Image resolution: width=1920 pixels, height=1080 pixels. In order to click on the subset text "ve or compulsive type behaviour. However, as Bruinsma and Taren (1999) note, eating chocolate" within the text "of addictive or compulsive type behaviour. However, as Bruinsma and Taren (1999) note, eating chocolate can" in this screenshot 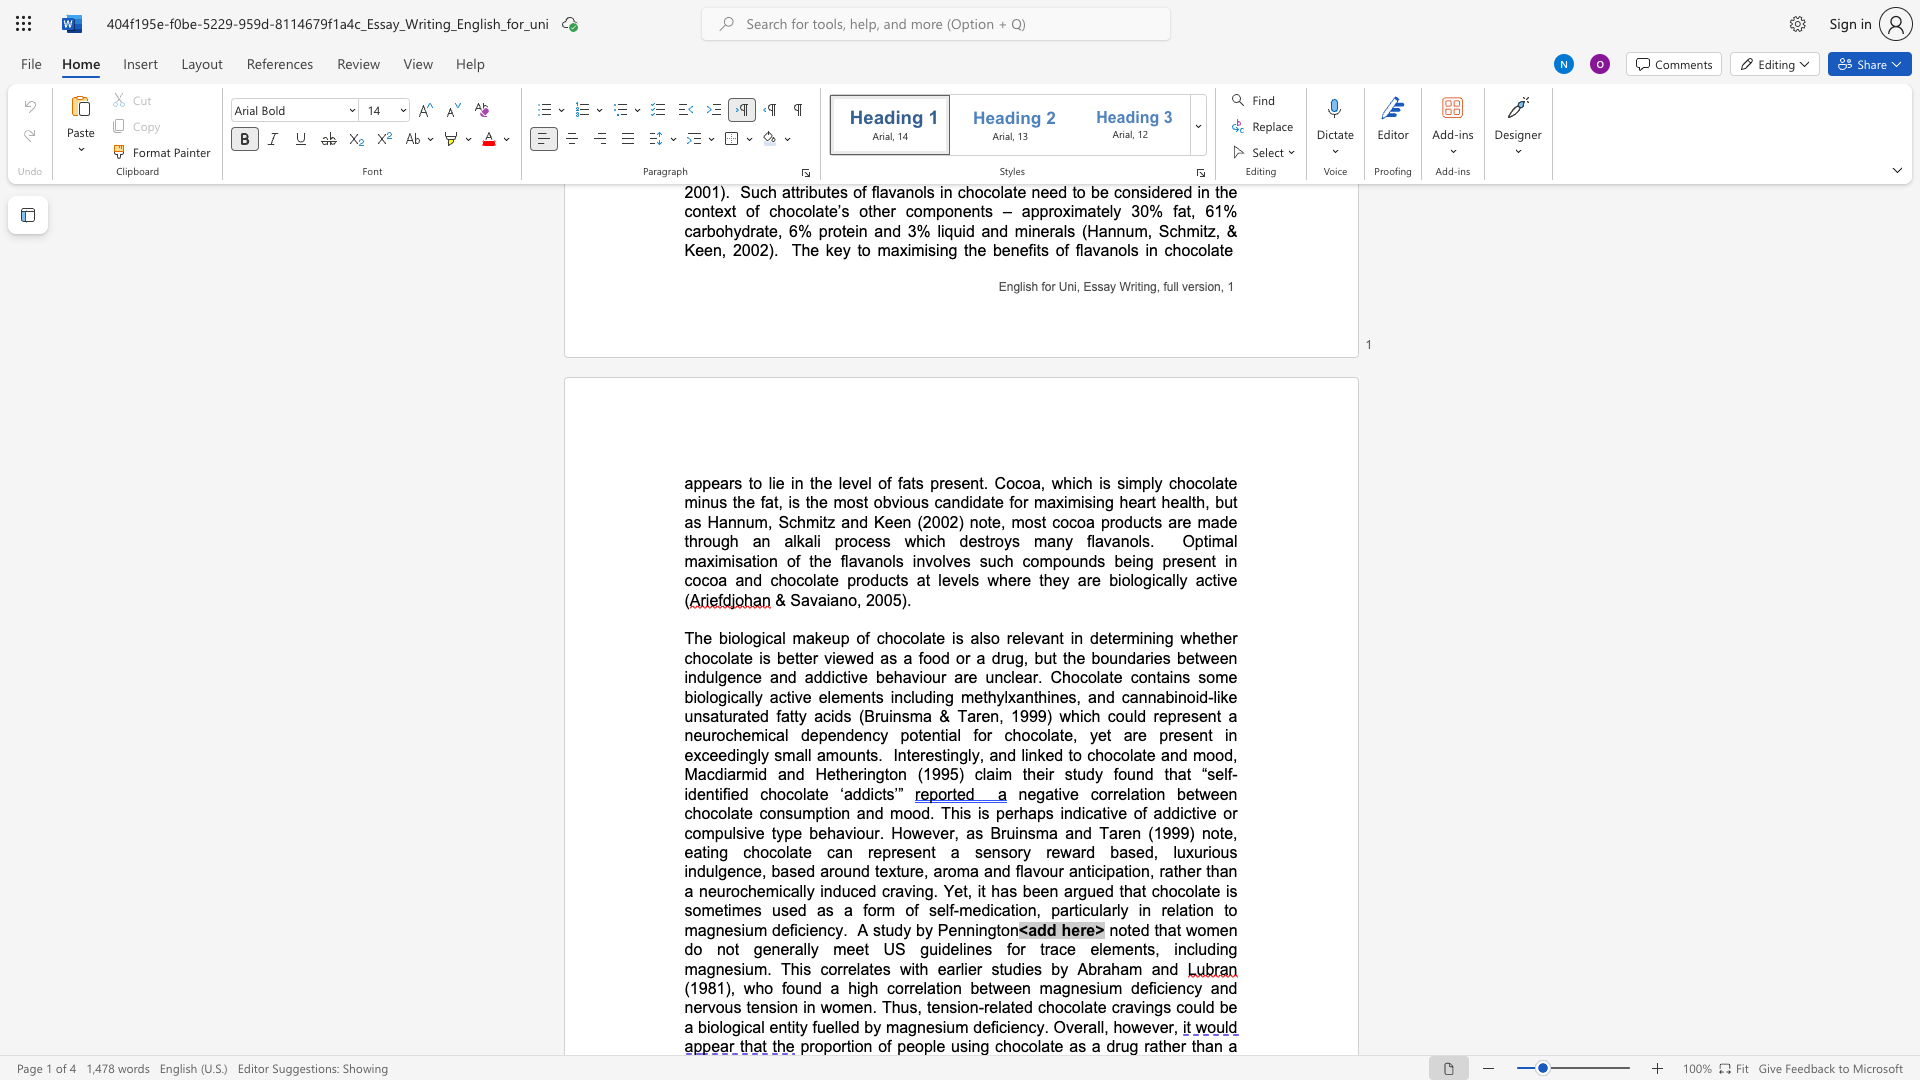, I will do `click(1199, 813)`.